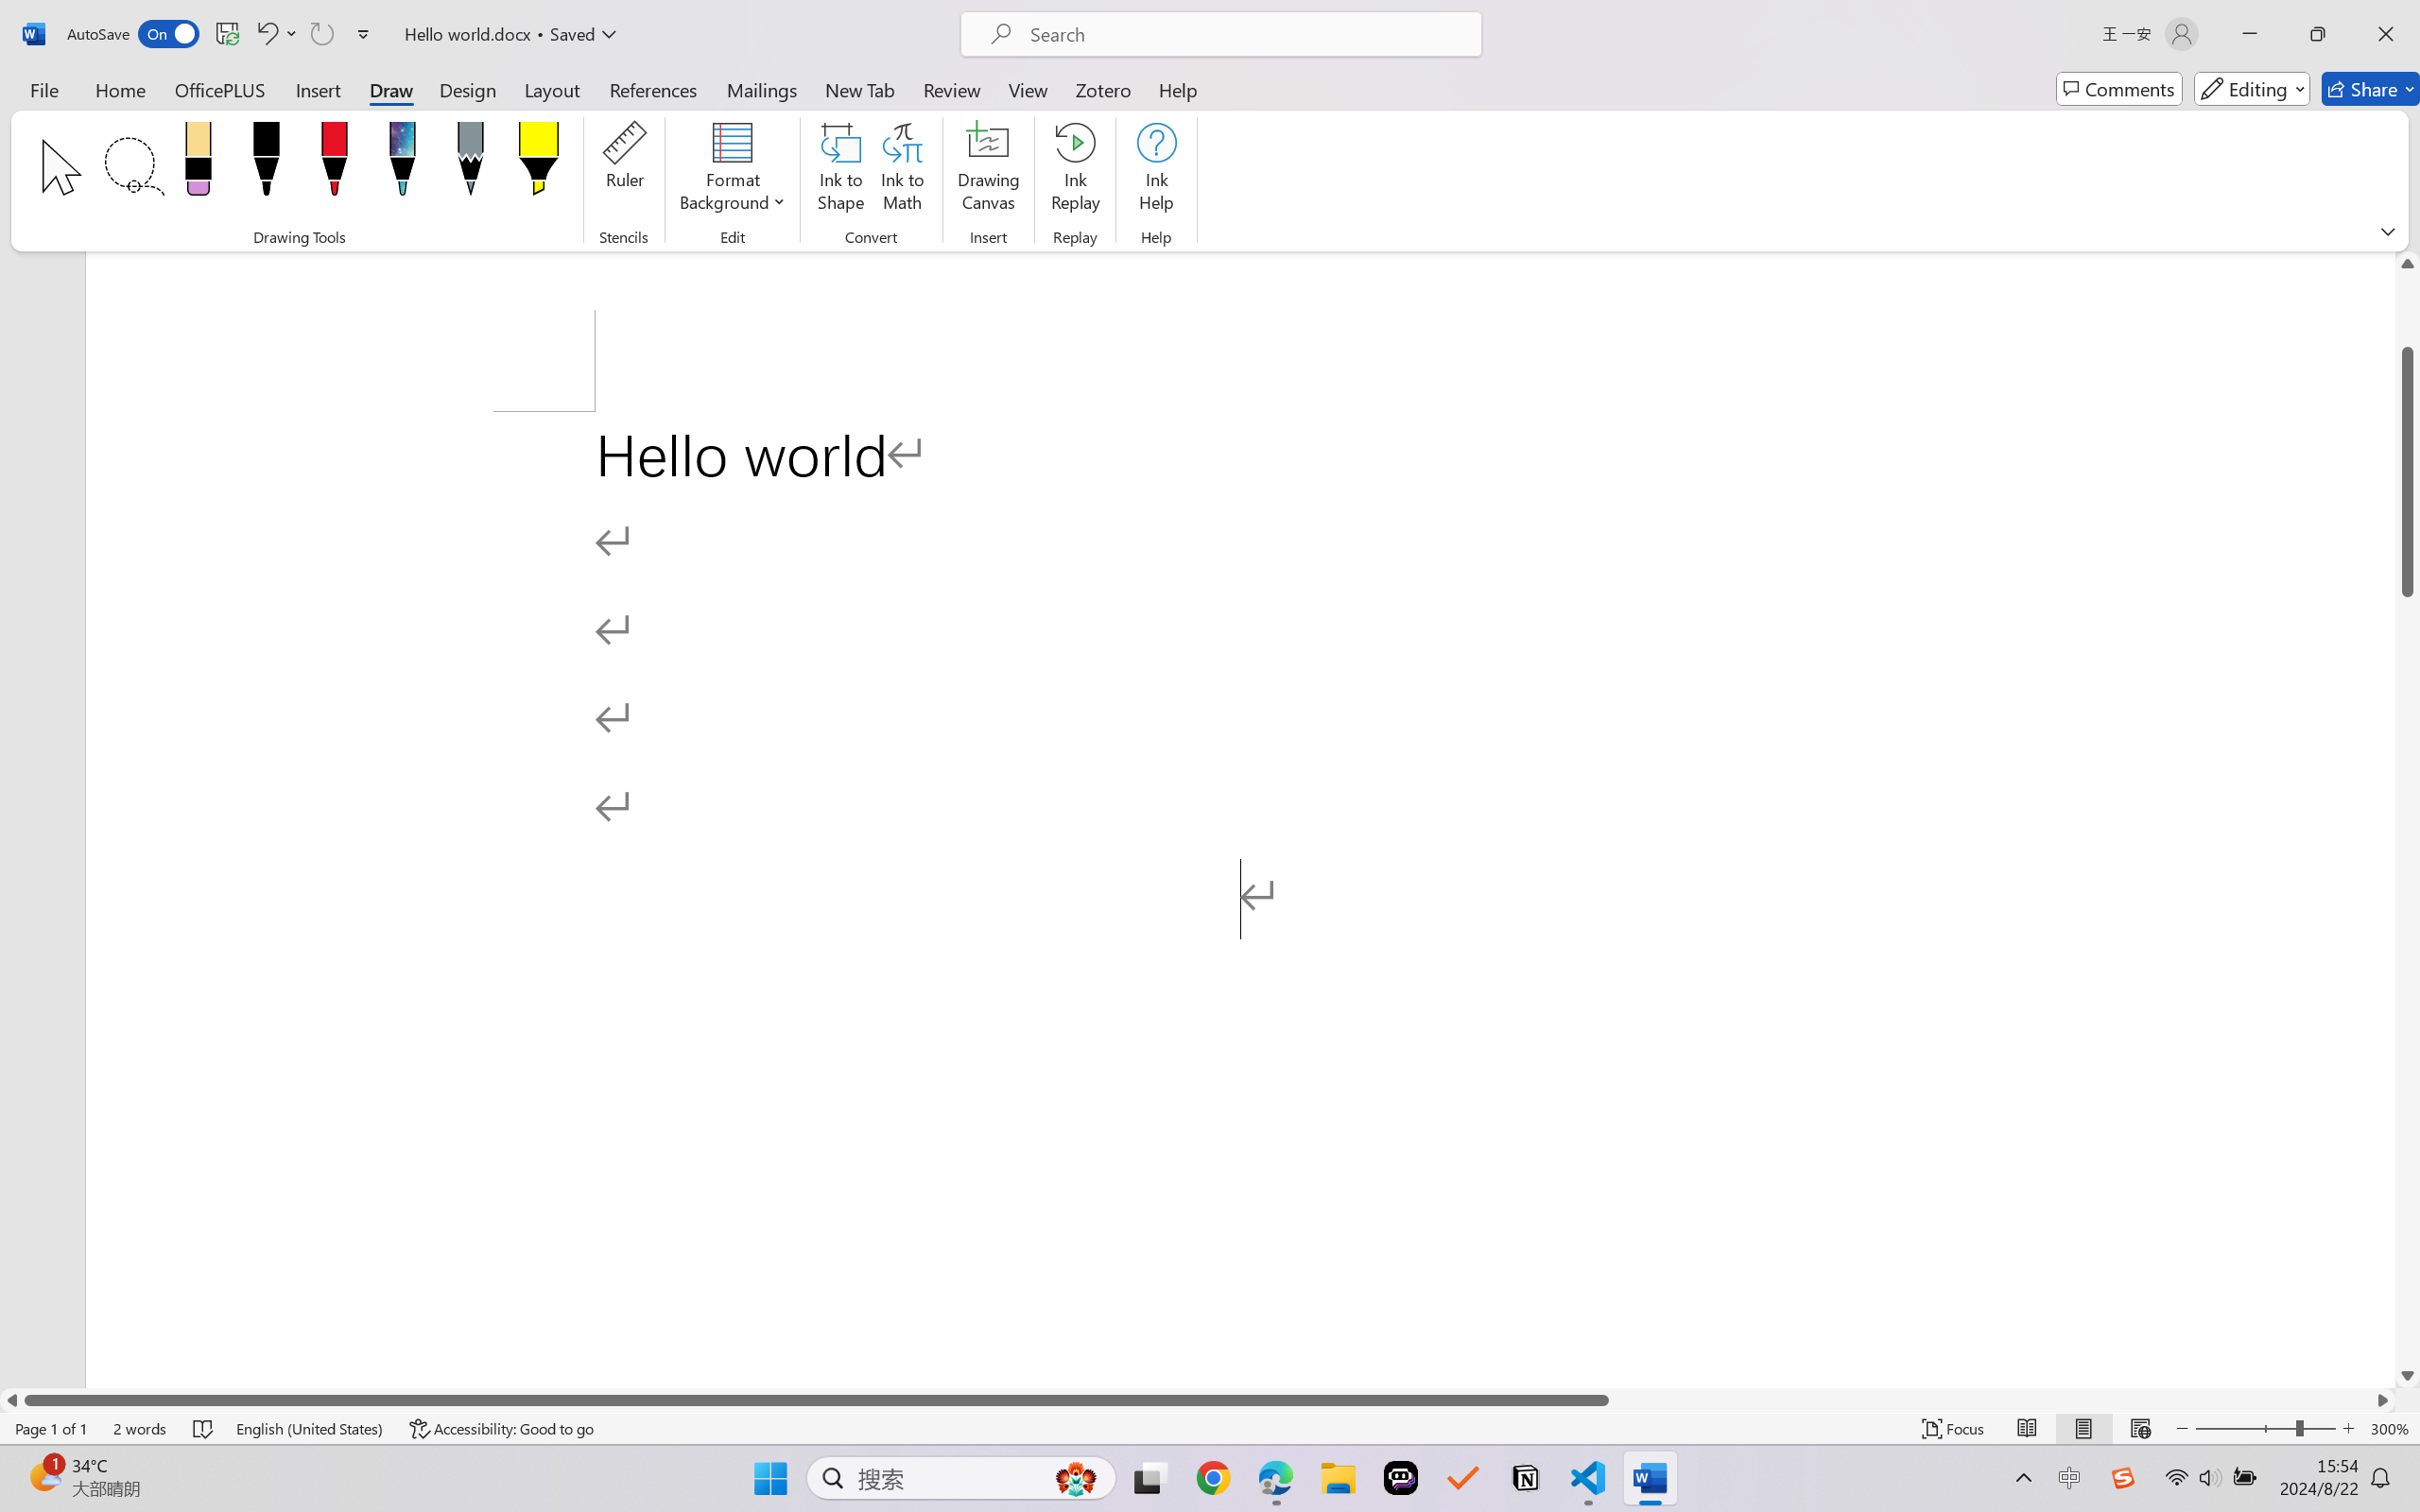 The image size is (2420, 1512). What do you see at coordinates (902, 170) in the screenshot?
I see `'Ink to Math'` at bounding box center [902, 170].